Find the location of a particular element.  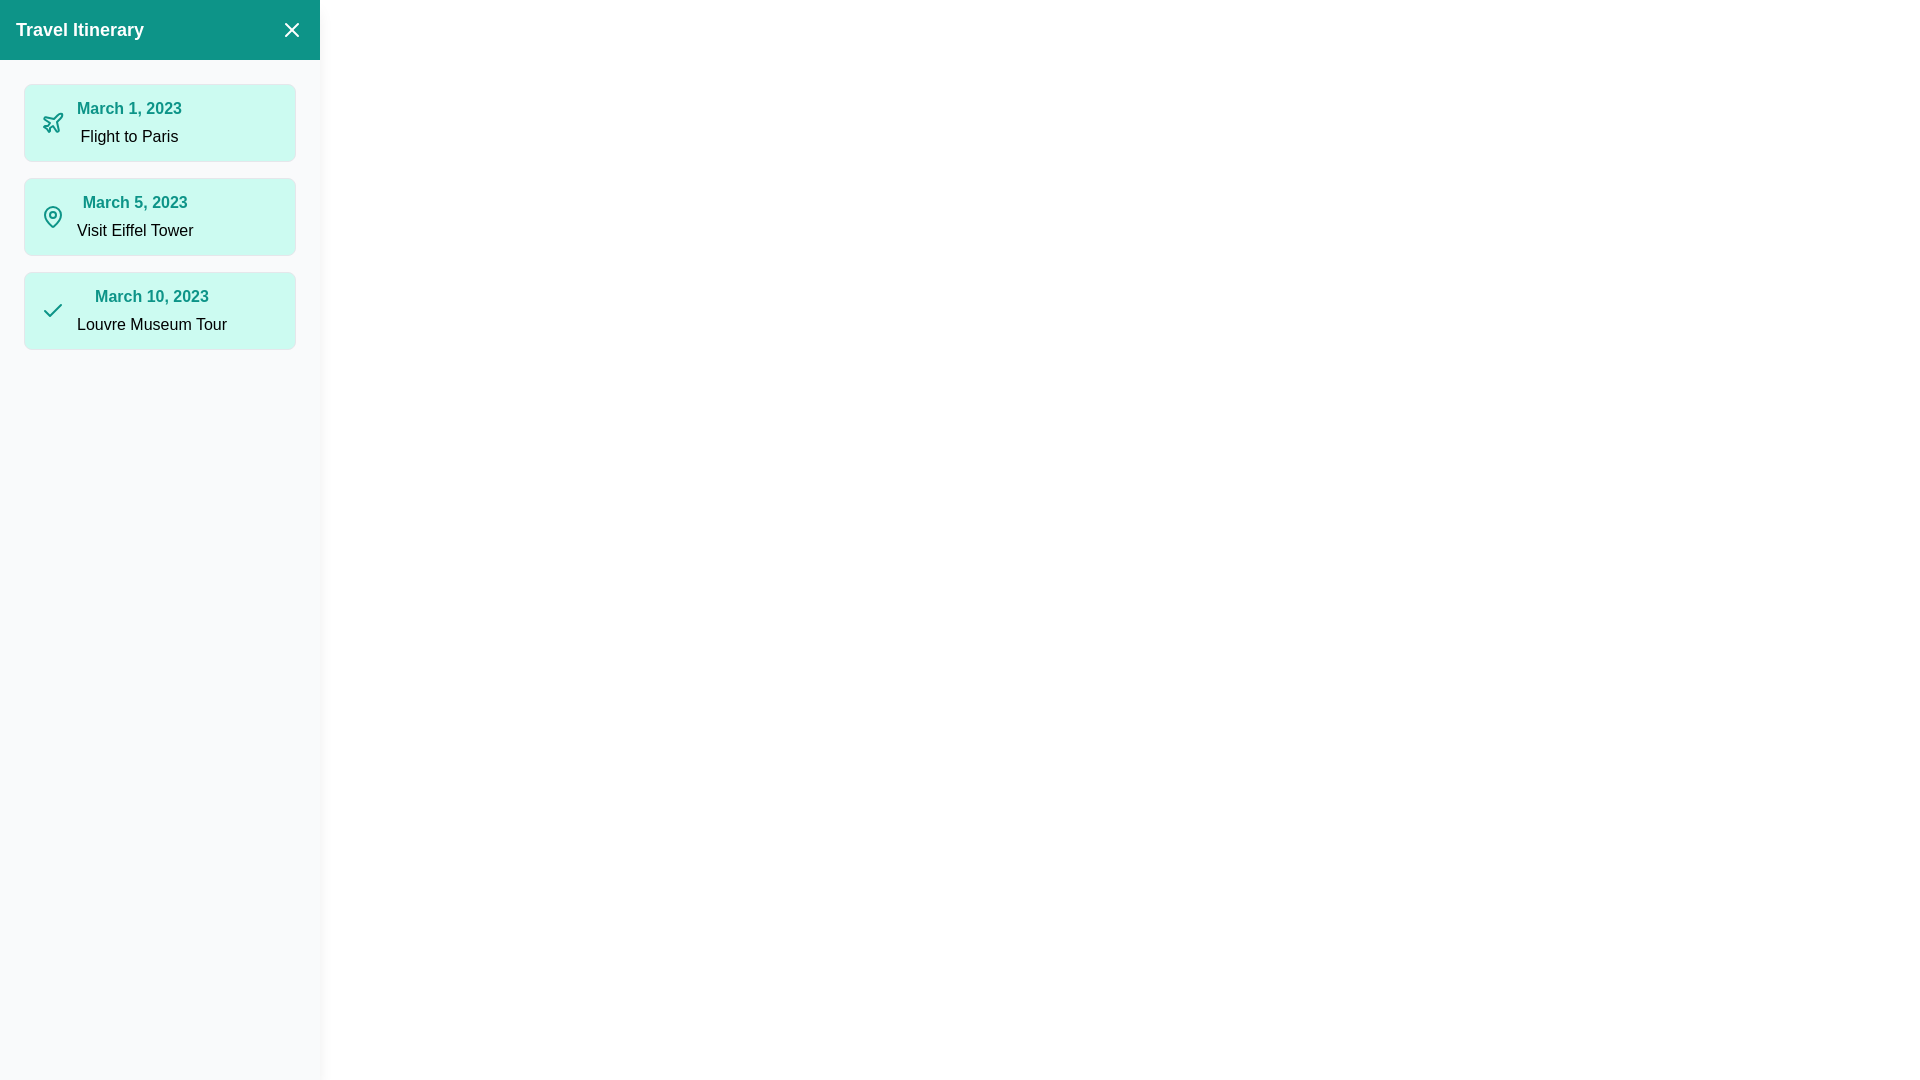

toggle button at the top-left corner to toggle the drawer's visibility is located at coordinates (39, 39).